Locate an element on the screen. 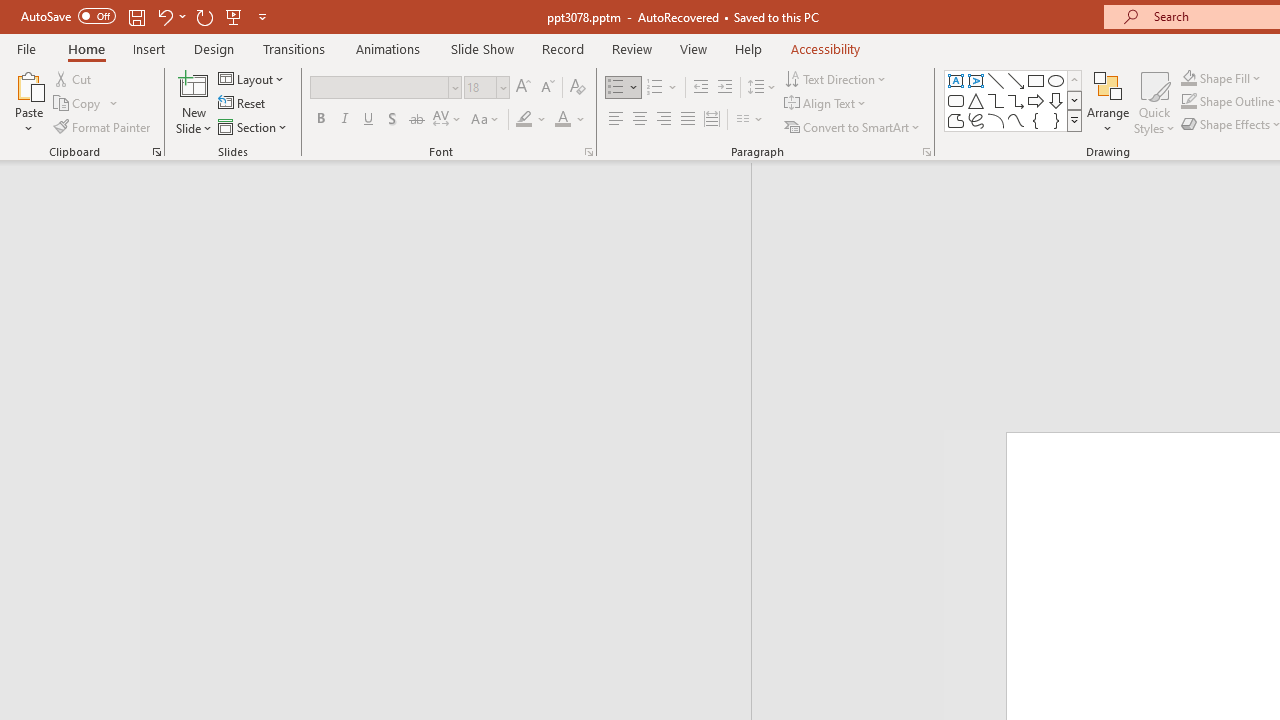  'Transitions' is located at coordinates (294, 48).